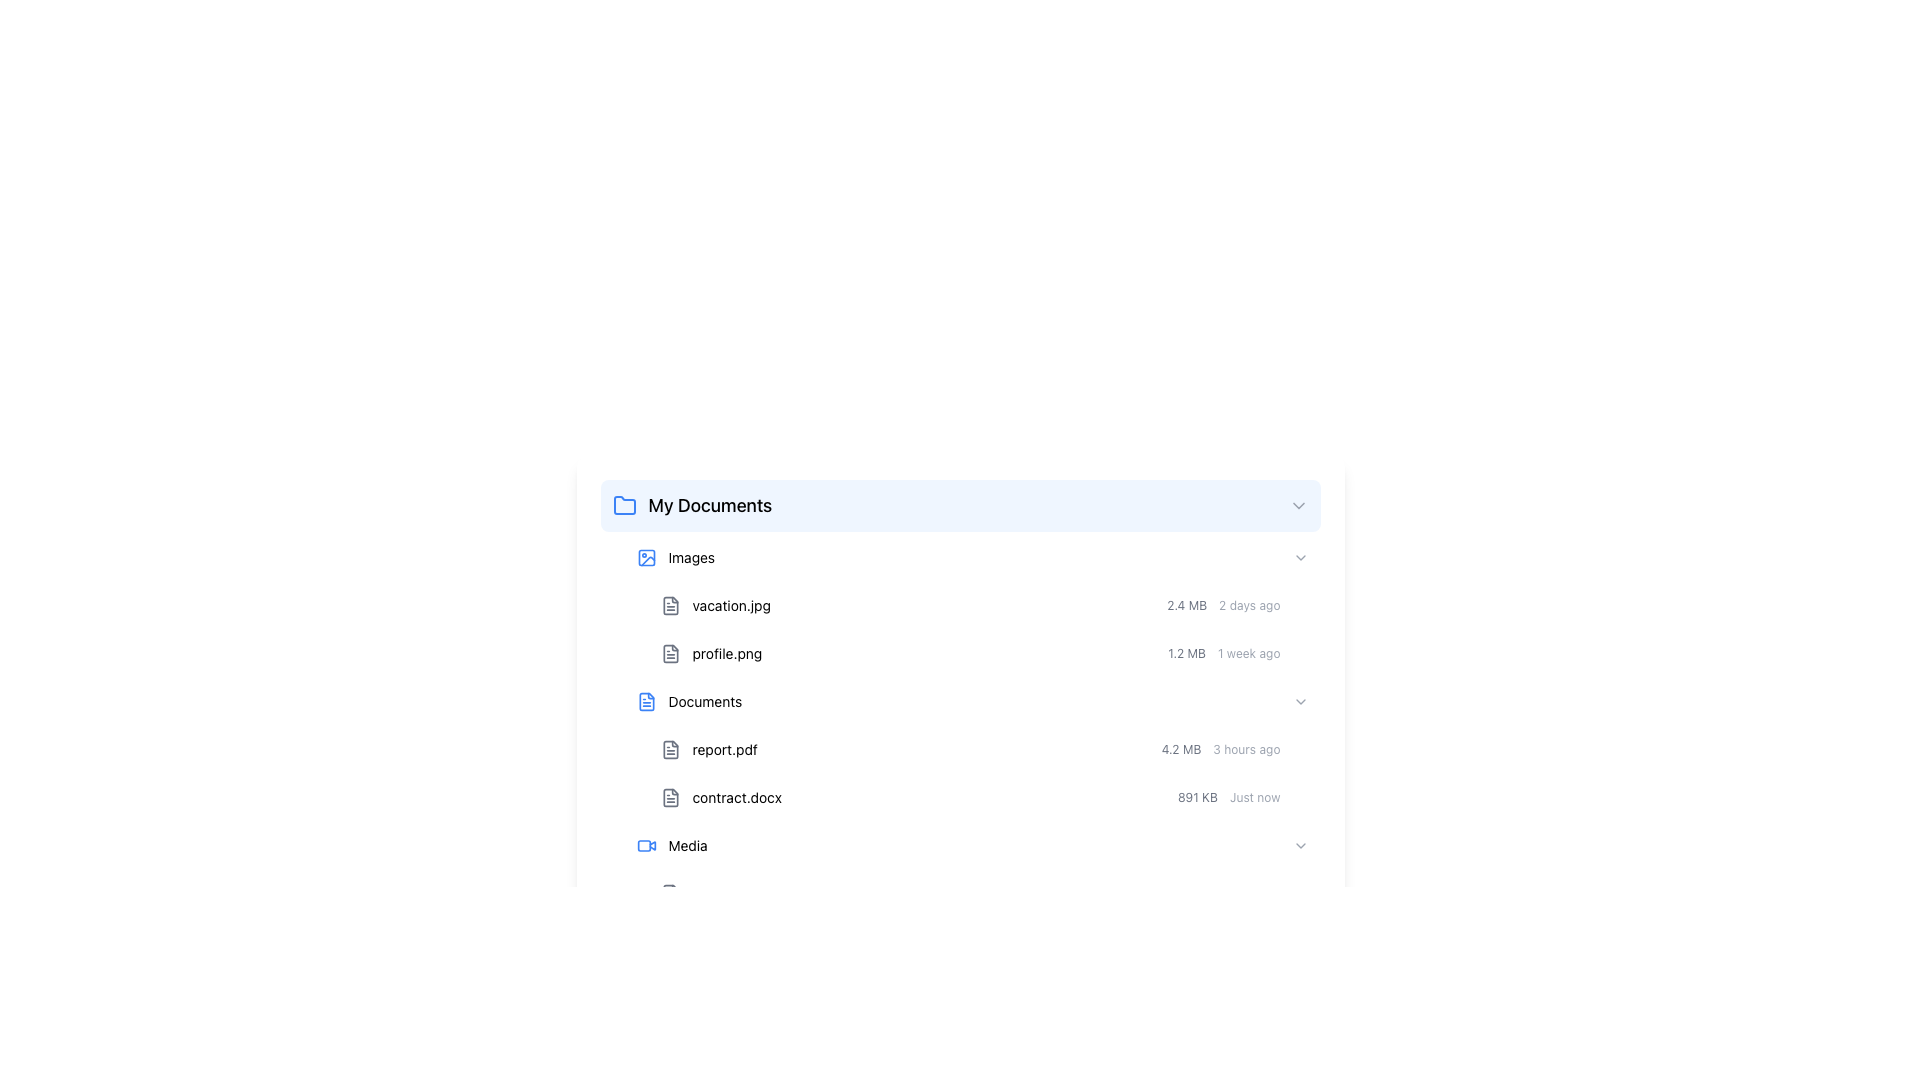 The height and width of the screenshot is (1080, 1920). I want to click on the static text element displaying '2.4 MB', which is aligned to the right of the file name 'vacation.jpg' within its list item, so click(1187, 604).